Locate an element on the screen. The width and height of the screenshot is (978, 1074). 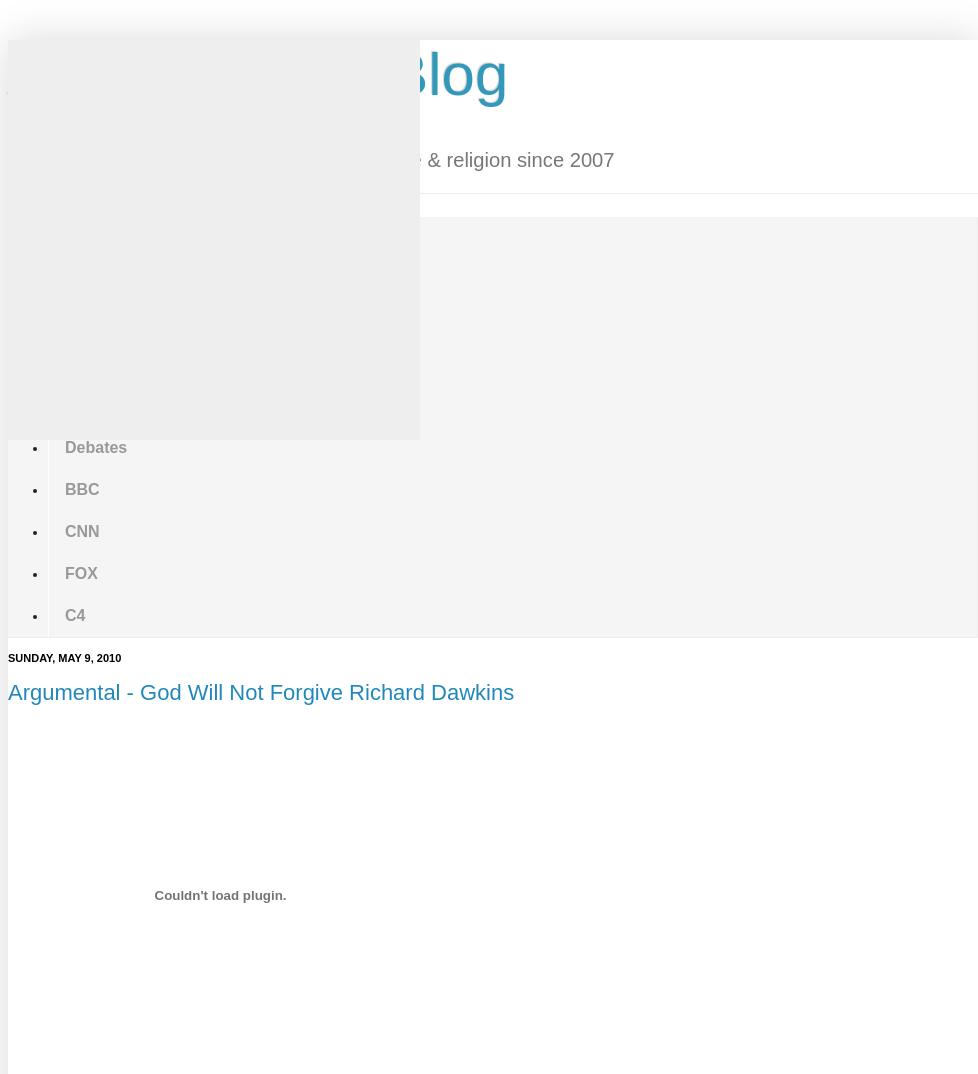
'Sunday, May 9, 2010' is located at coordinates (8, 655).